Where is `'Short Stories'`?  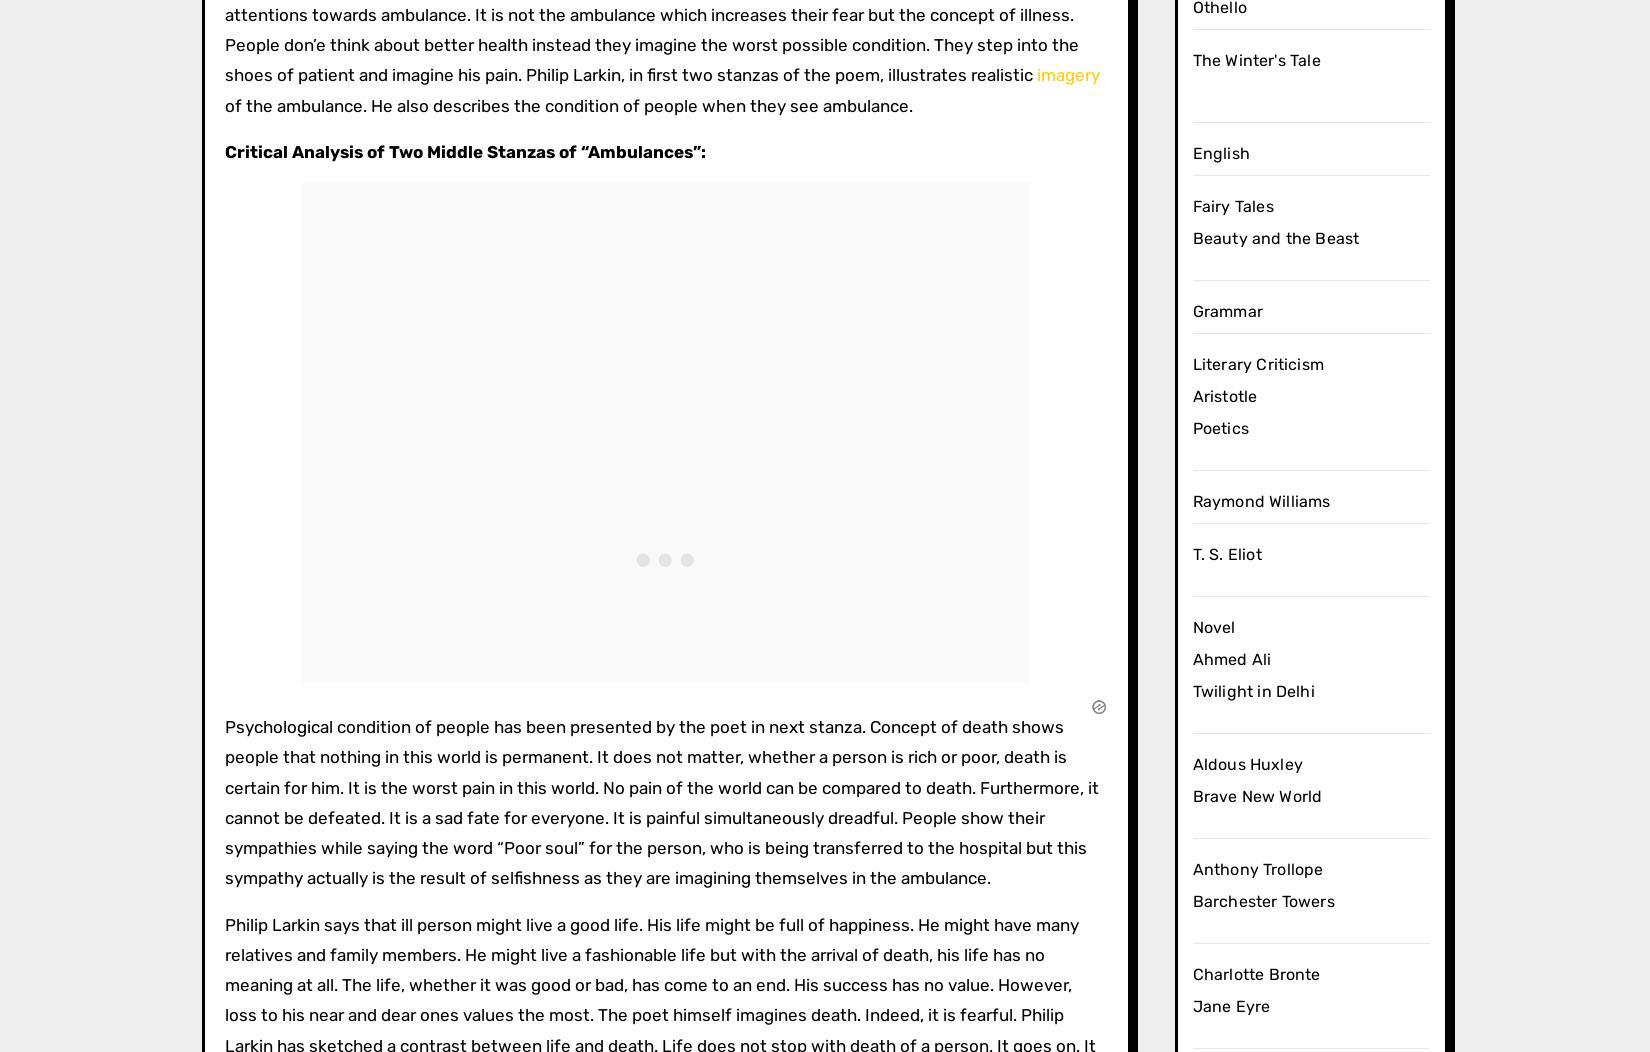
'Short Stories' is located at coordinates (1206, 308).